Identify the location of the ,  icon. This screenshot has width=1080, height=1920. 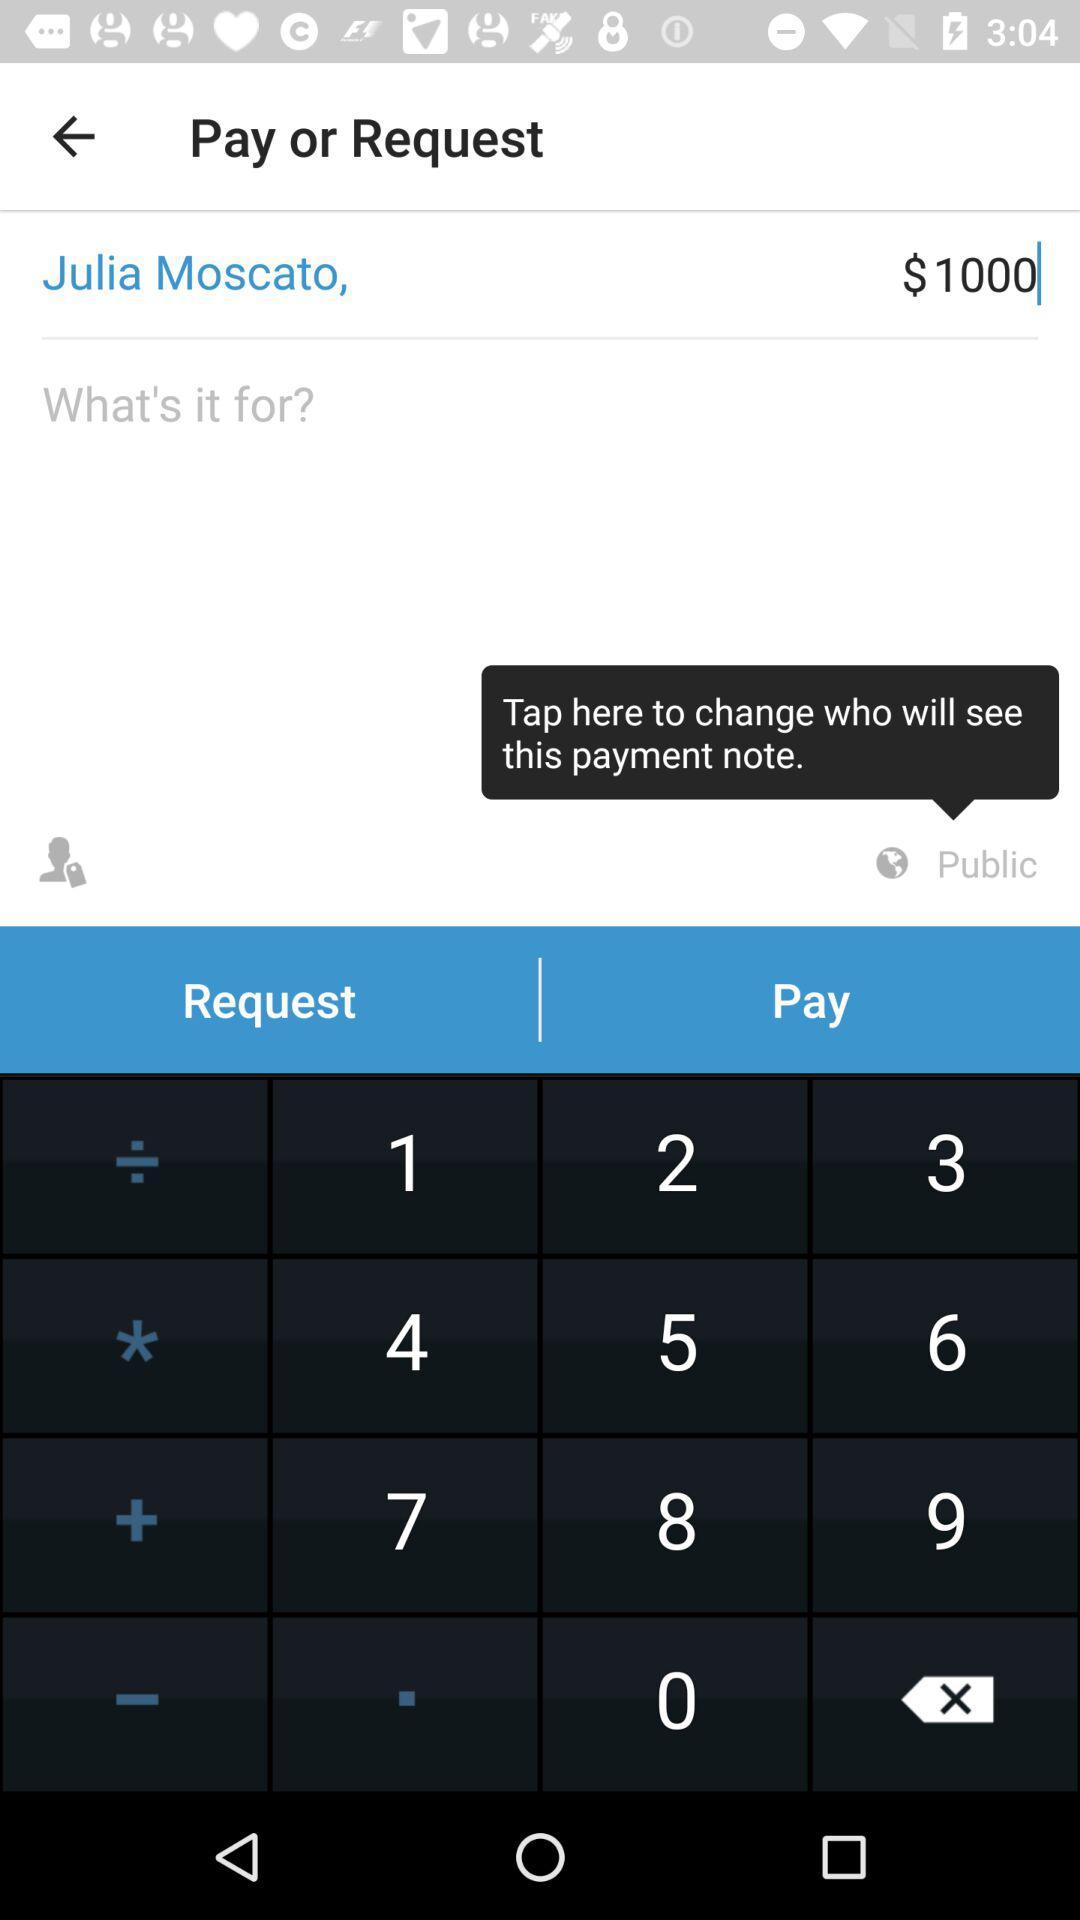
(450, 272).